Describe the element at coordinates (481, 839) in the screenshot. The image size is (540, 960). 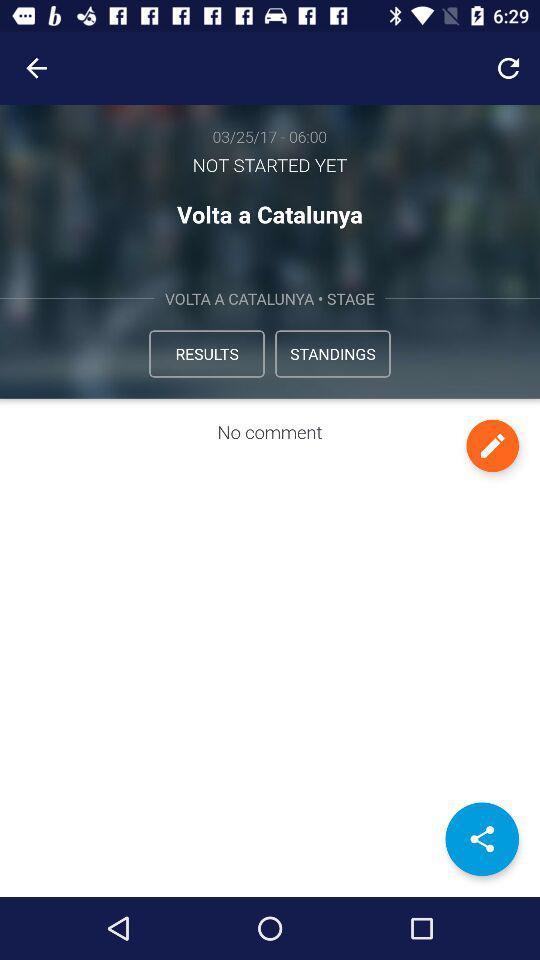
I see `the item at the bottom right corner` at that location.